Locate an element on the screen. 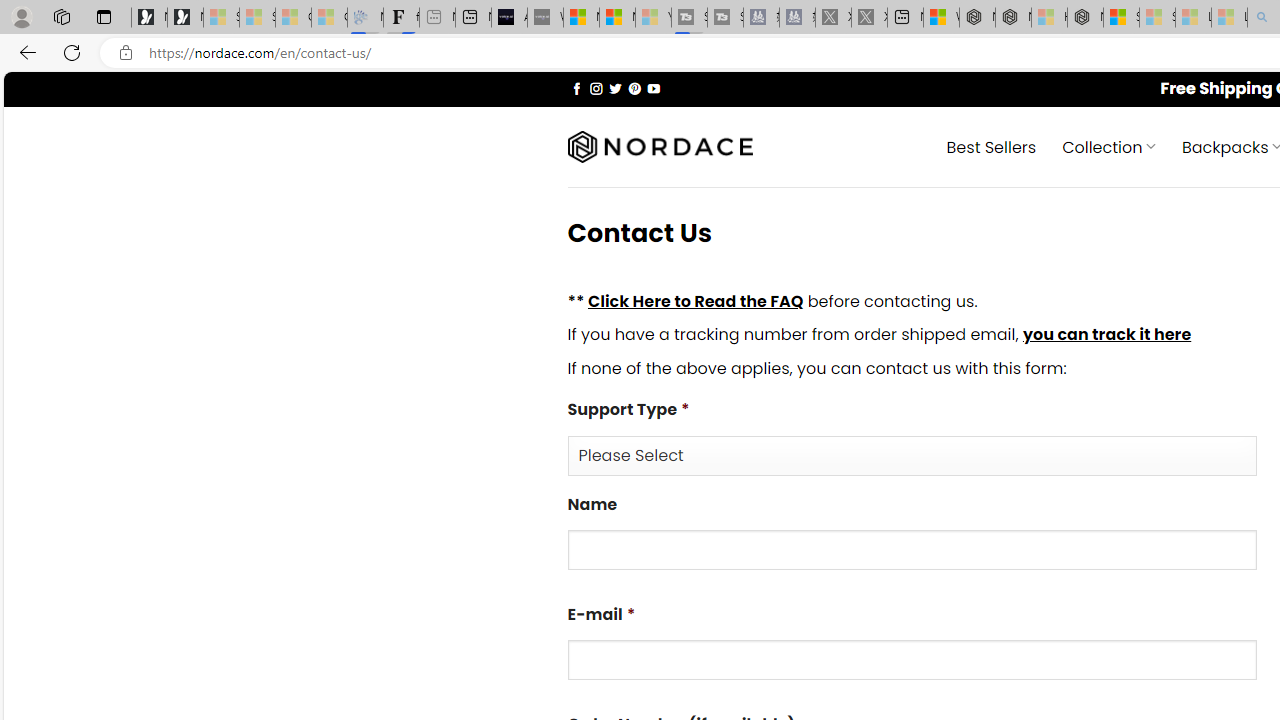 Image resolution: width=1280 pixels, height=720 pixels. 'you can track it here' is located at coordinates (1105, 334).